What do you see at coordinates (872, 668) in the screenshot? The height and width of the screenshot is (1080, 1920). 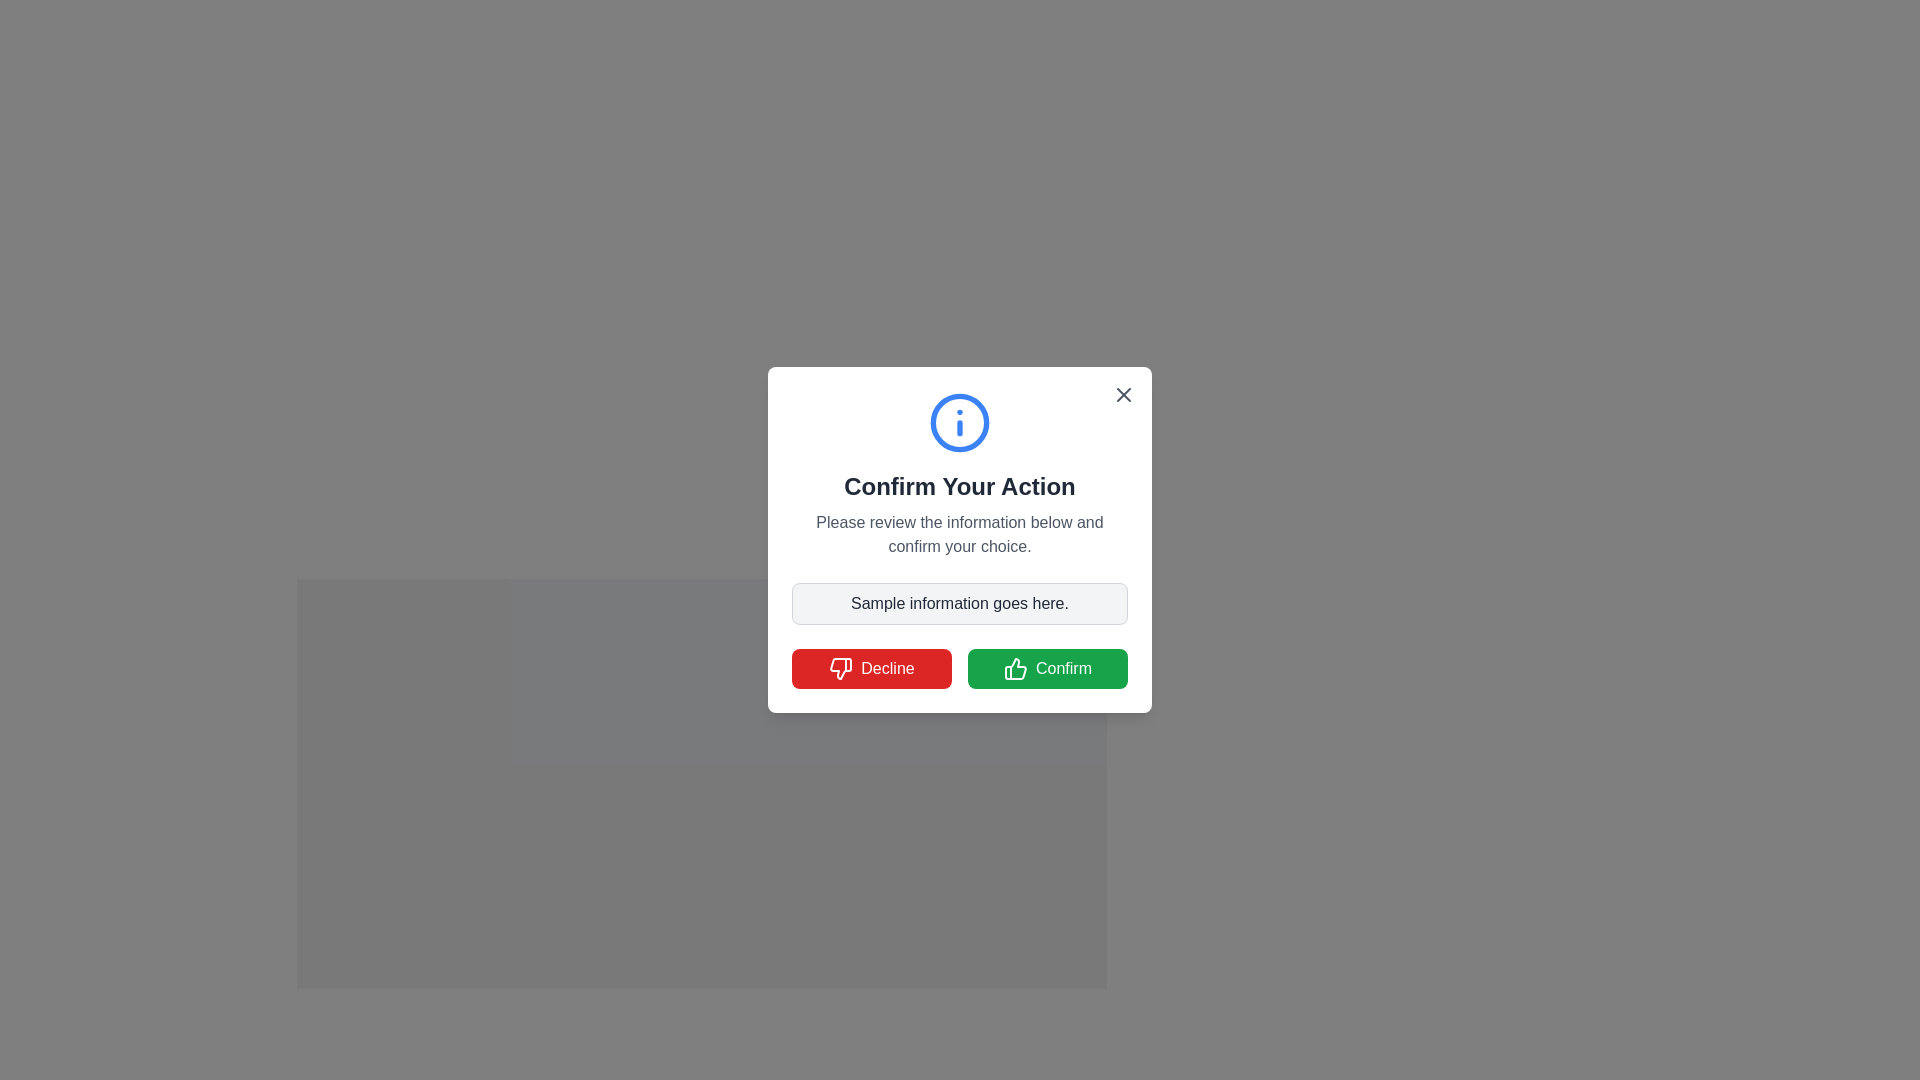 I see `the 'Decline' button located in the lower-left area of the modal dialog` at bounding box center [872, 668].